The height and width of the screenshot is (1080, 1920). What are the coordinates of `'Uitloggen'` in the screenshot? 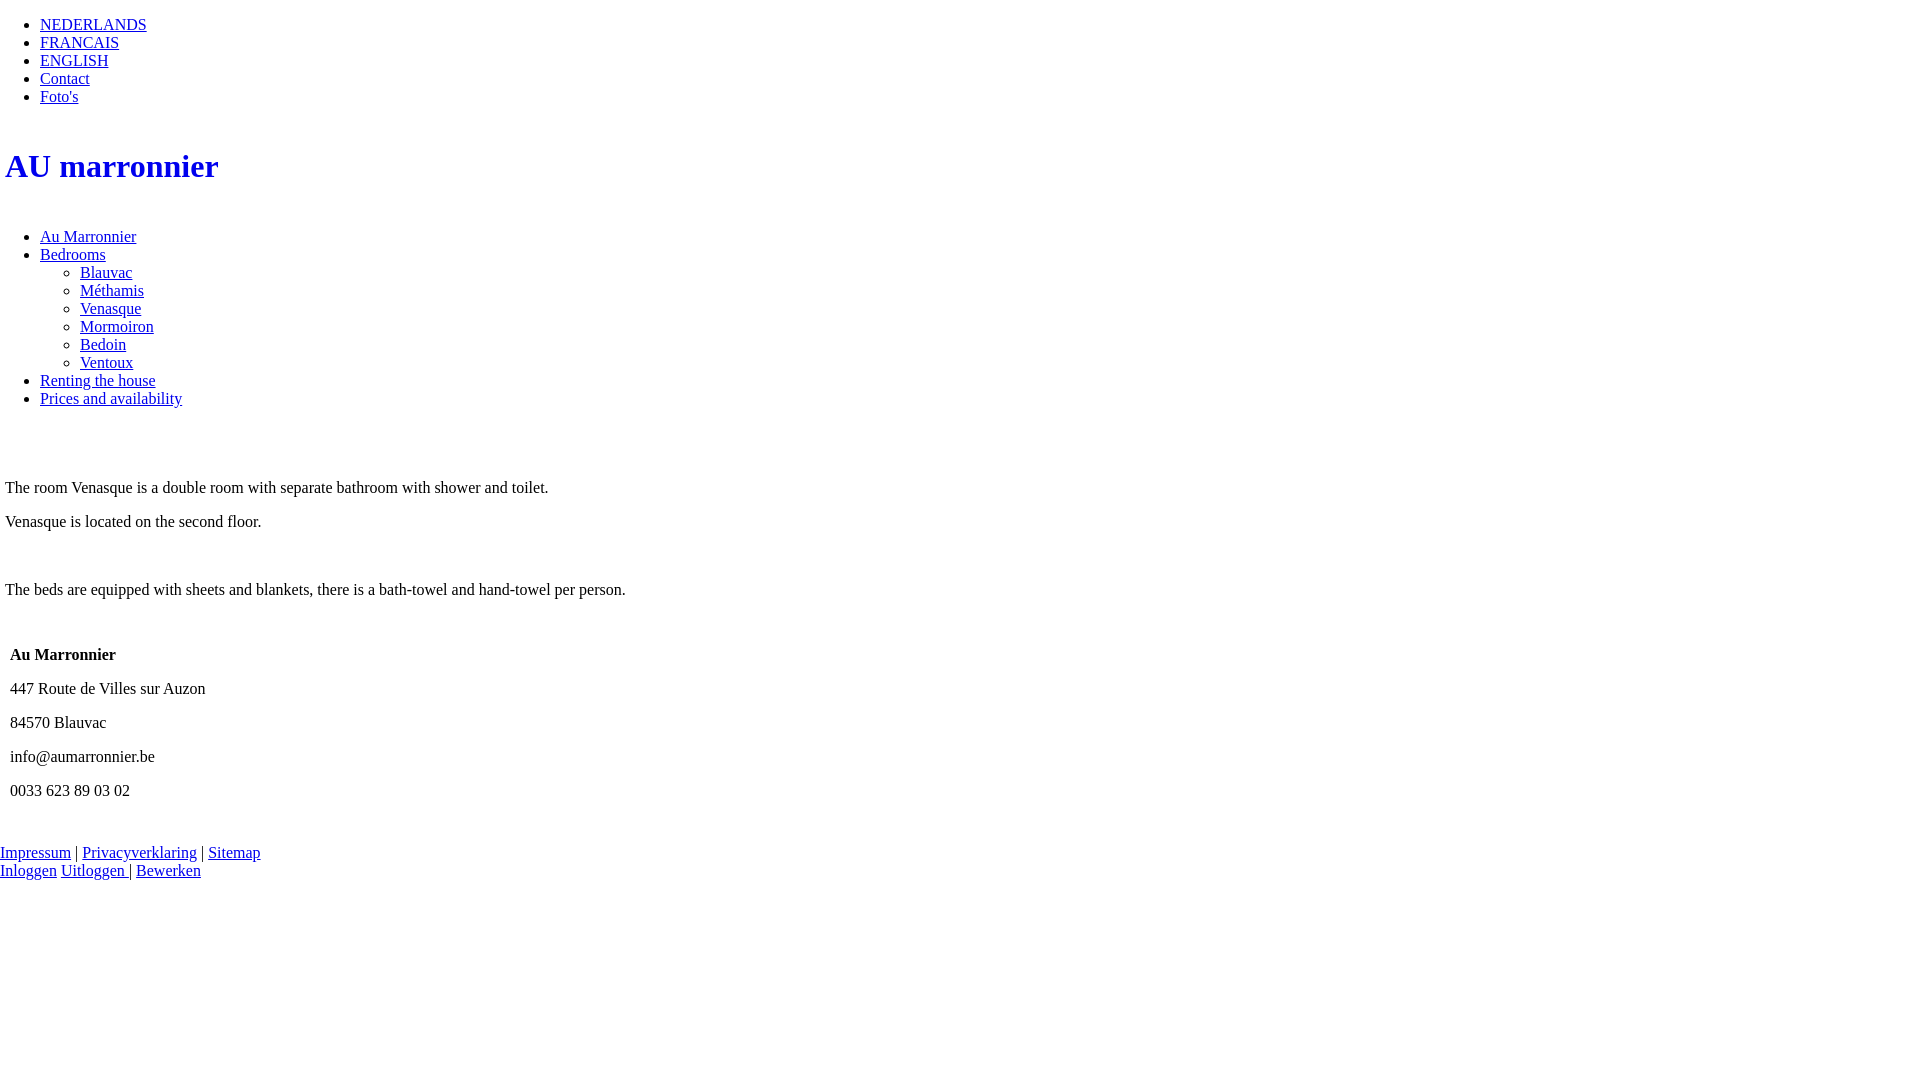 It's located at (61, 869).